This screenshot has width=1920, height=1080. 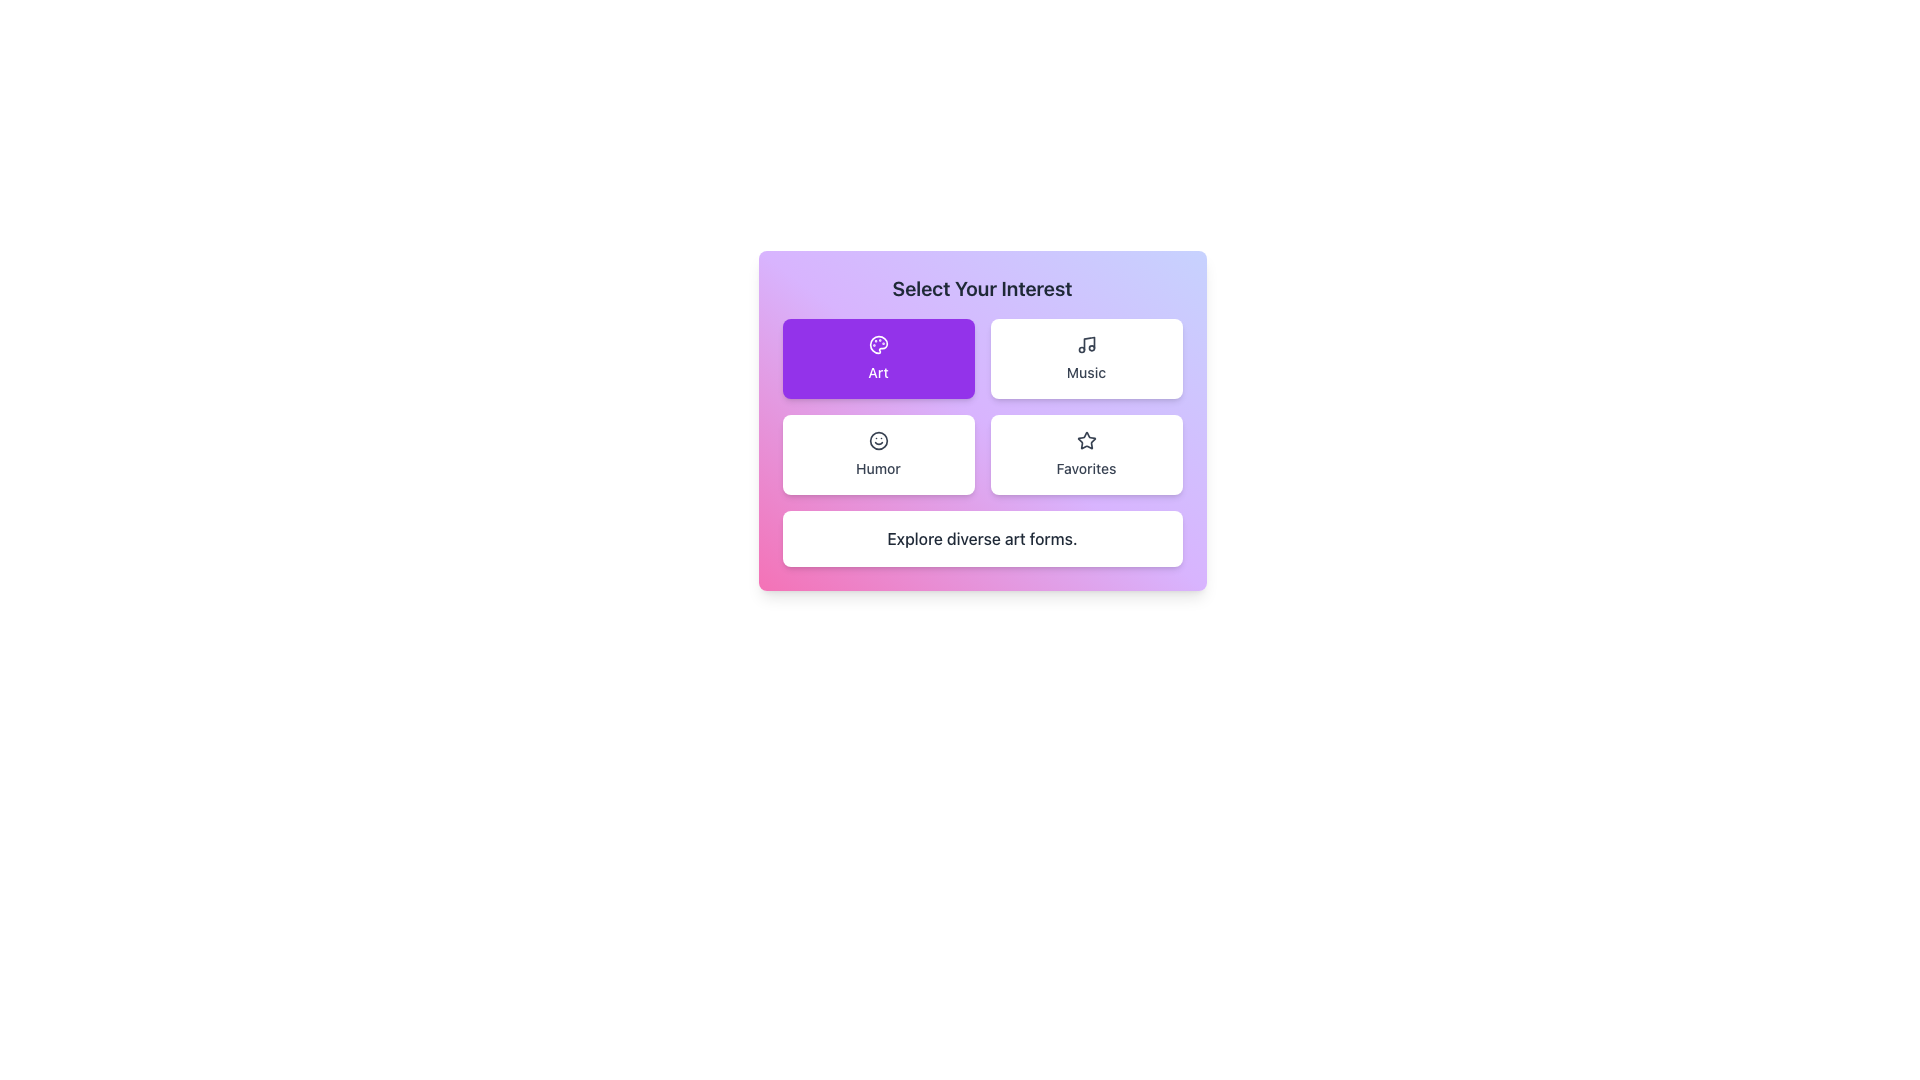 I want to click on the 'Favorites' button, which is a rectangular button with rounded corners, a white background, and a black star icon above the text 'Favorites'. It is located at the bottom-right corner of a two-by-two grid layout beneath the heading 'Select Your Interest', so click(x=1085, y=455).